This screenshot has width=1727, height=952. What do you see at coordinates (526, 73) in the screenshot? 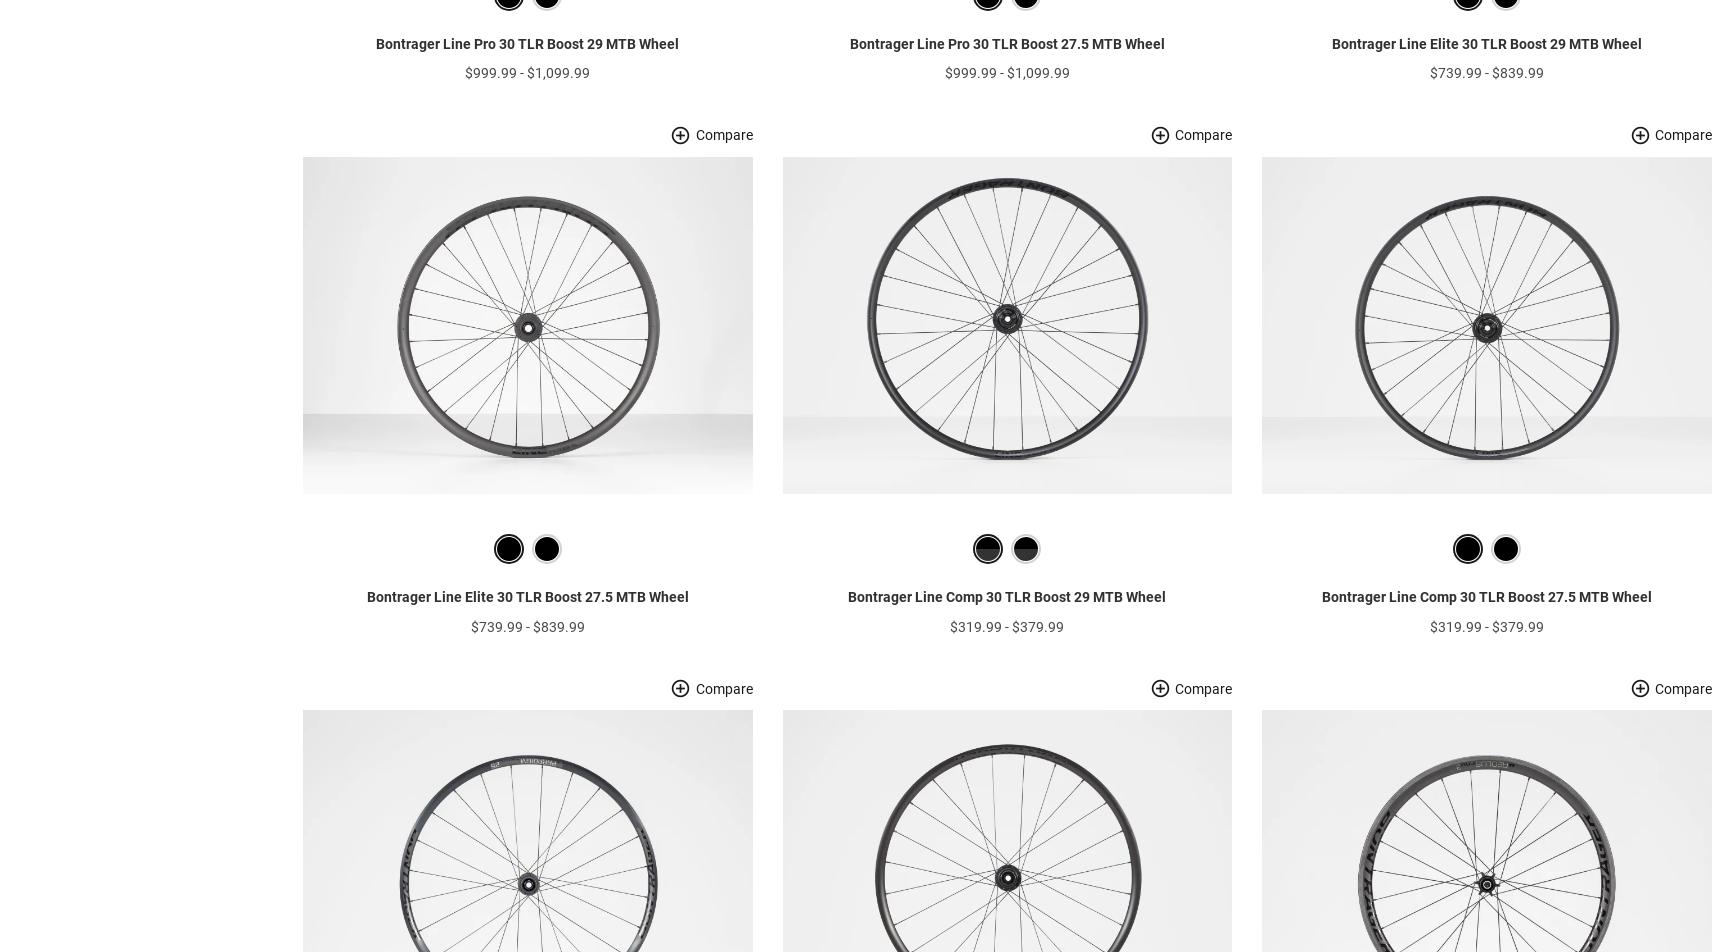
I see `'Bontrager Line Pro 30 TLR Boost 29 MTB Wheel'` at bounding box center [526, 73].